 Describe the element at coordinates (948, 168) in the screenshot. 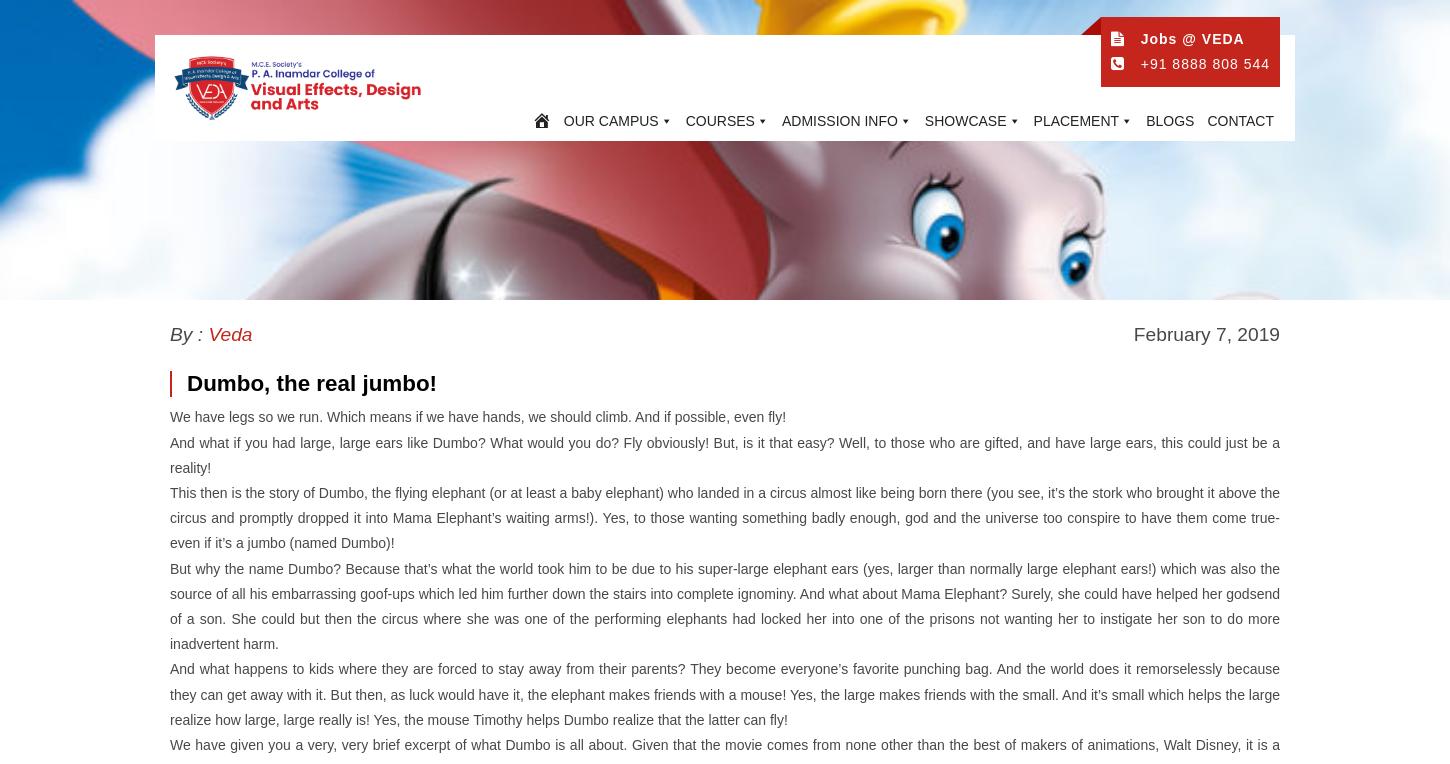

I see `'Gallery'` at that location.